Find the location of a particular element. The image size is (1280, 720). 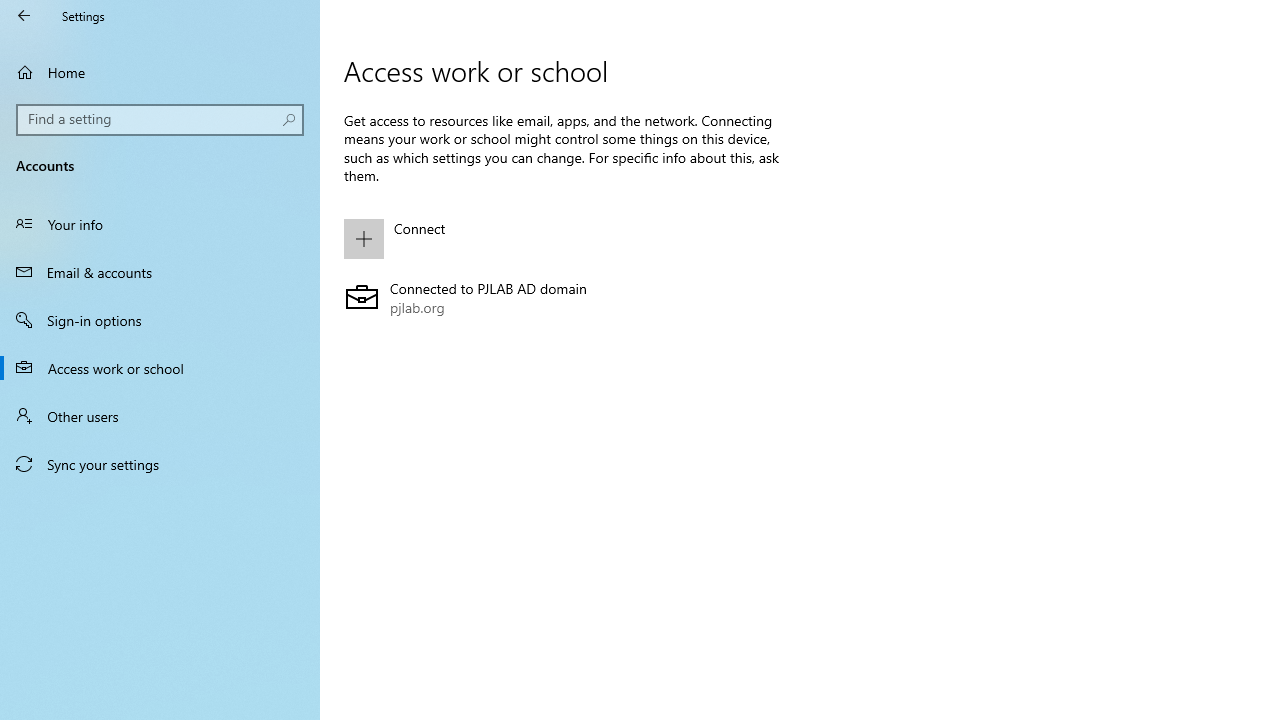

'Search box, Find a setting' is located at coordinates (160, 119).